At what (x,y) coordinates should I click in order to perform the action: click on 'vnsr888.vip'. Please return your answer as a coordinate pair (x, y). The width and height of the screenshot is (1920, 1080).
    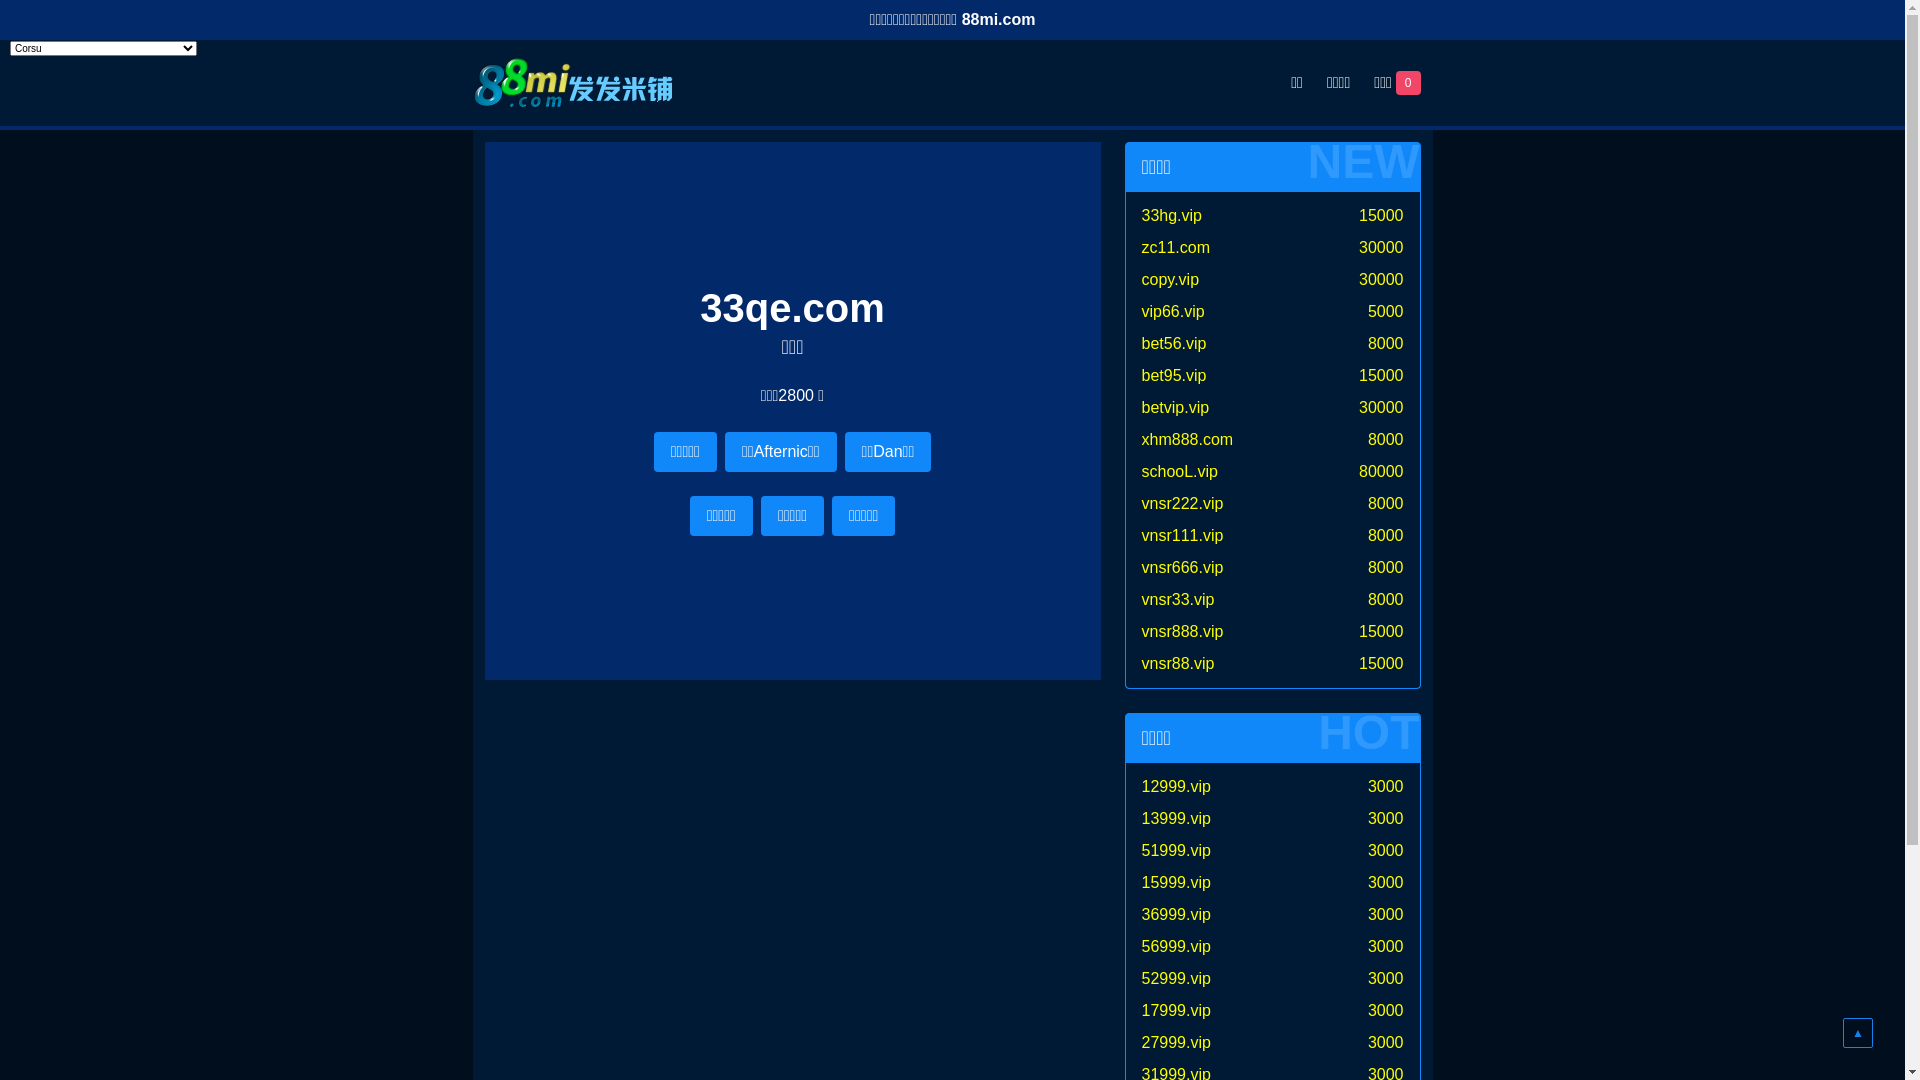
    Looking at the image, I should click on (1182, 631).